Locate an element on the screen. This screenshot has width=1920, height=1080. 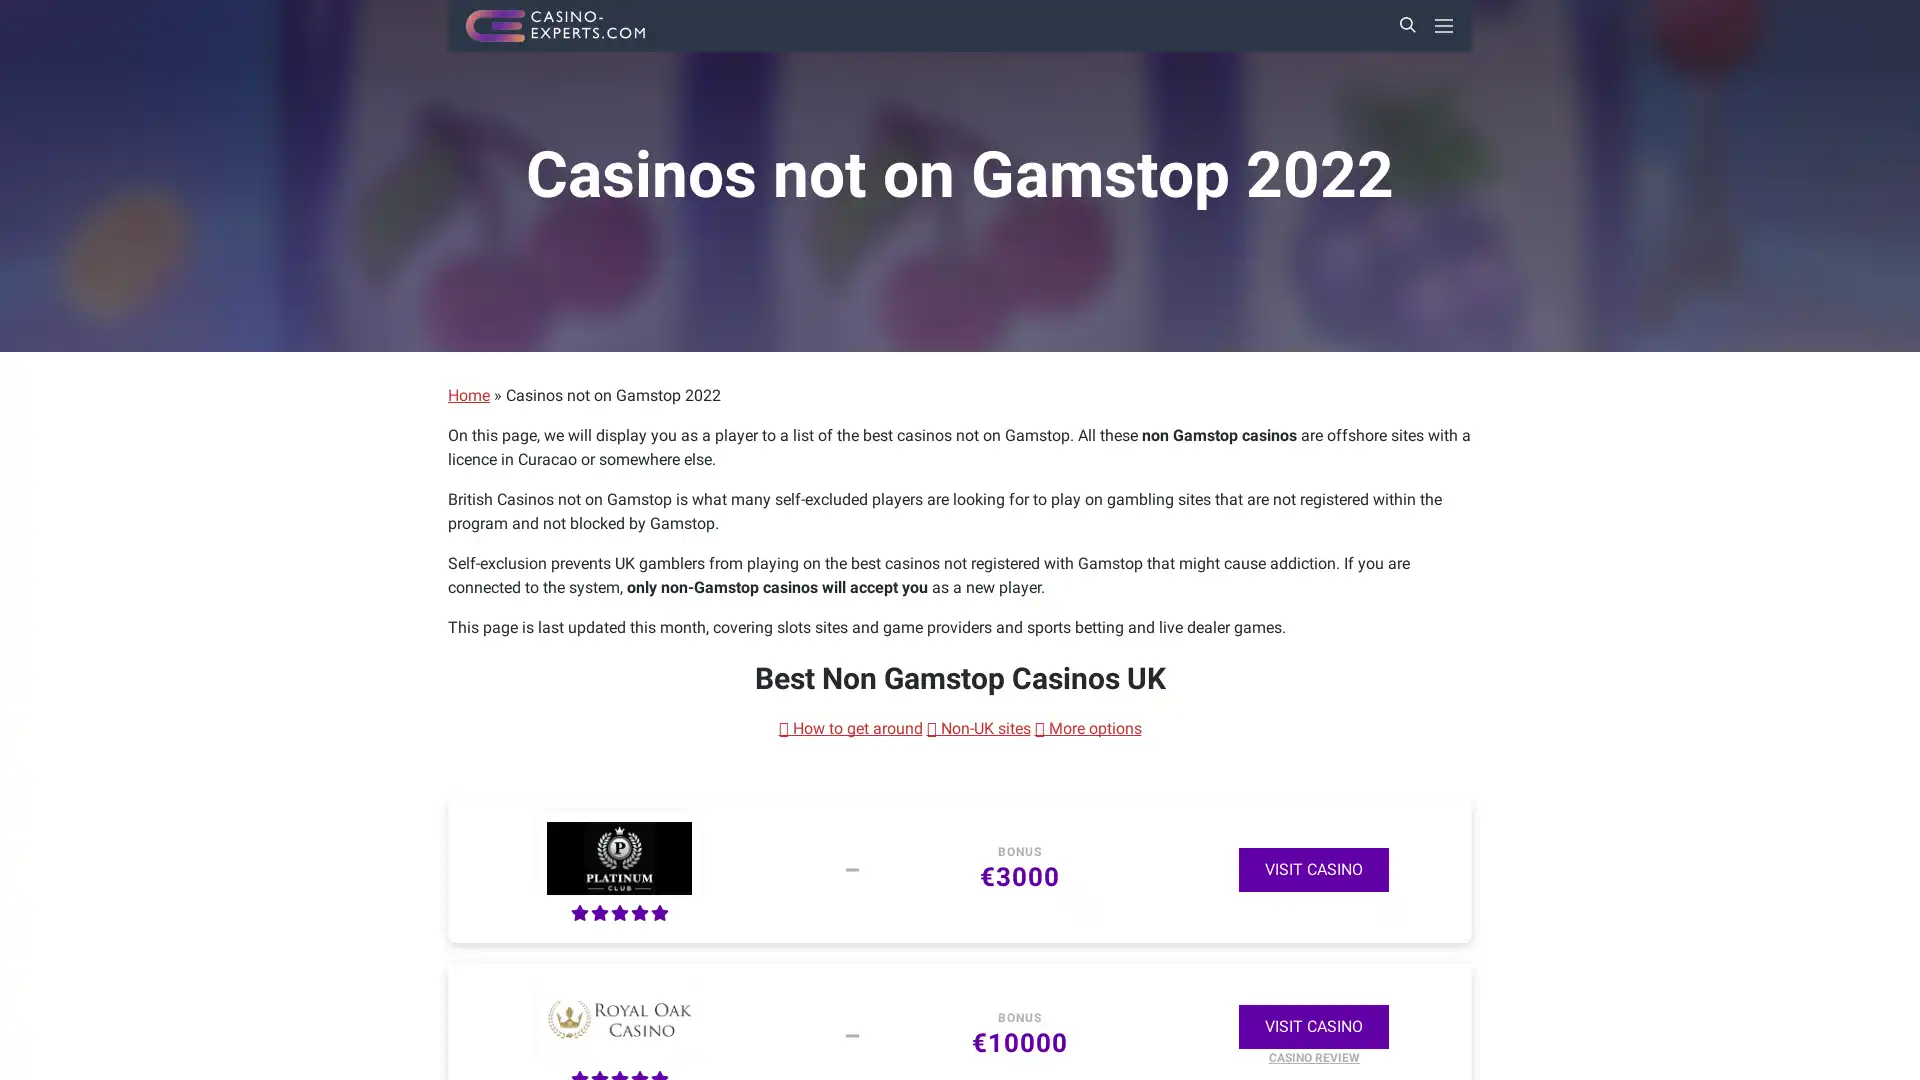
Search is located at coordinates (1406, 24).